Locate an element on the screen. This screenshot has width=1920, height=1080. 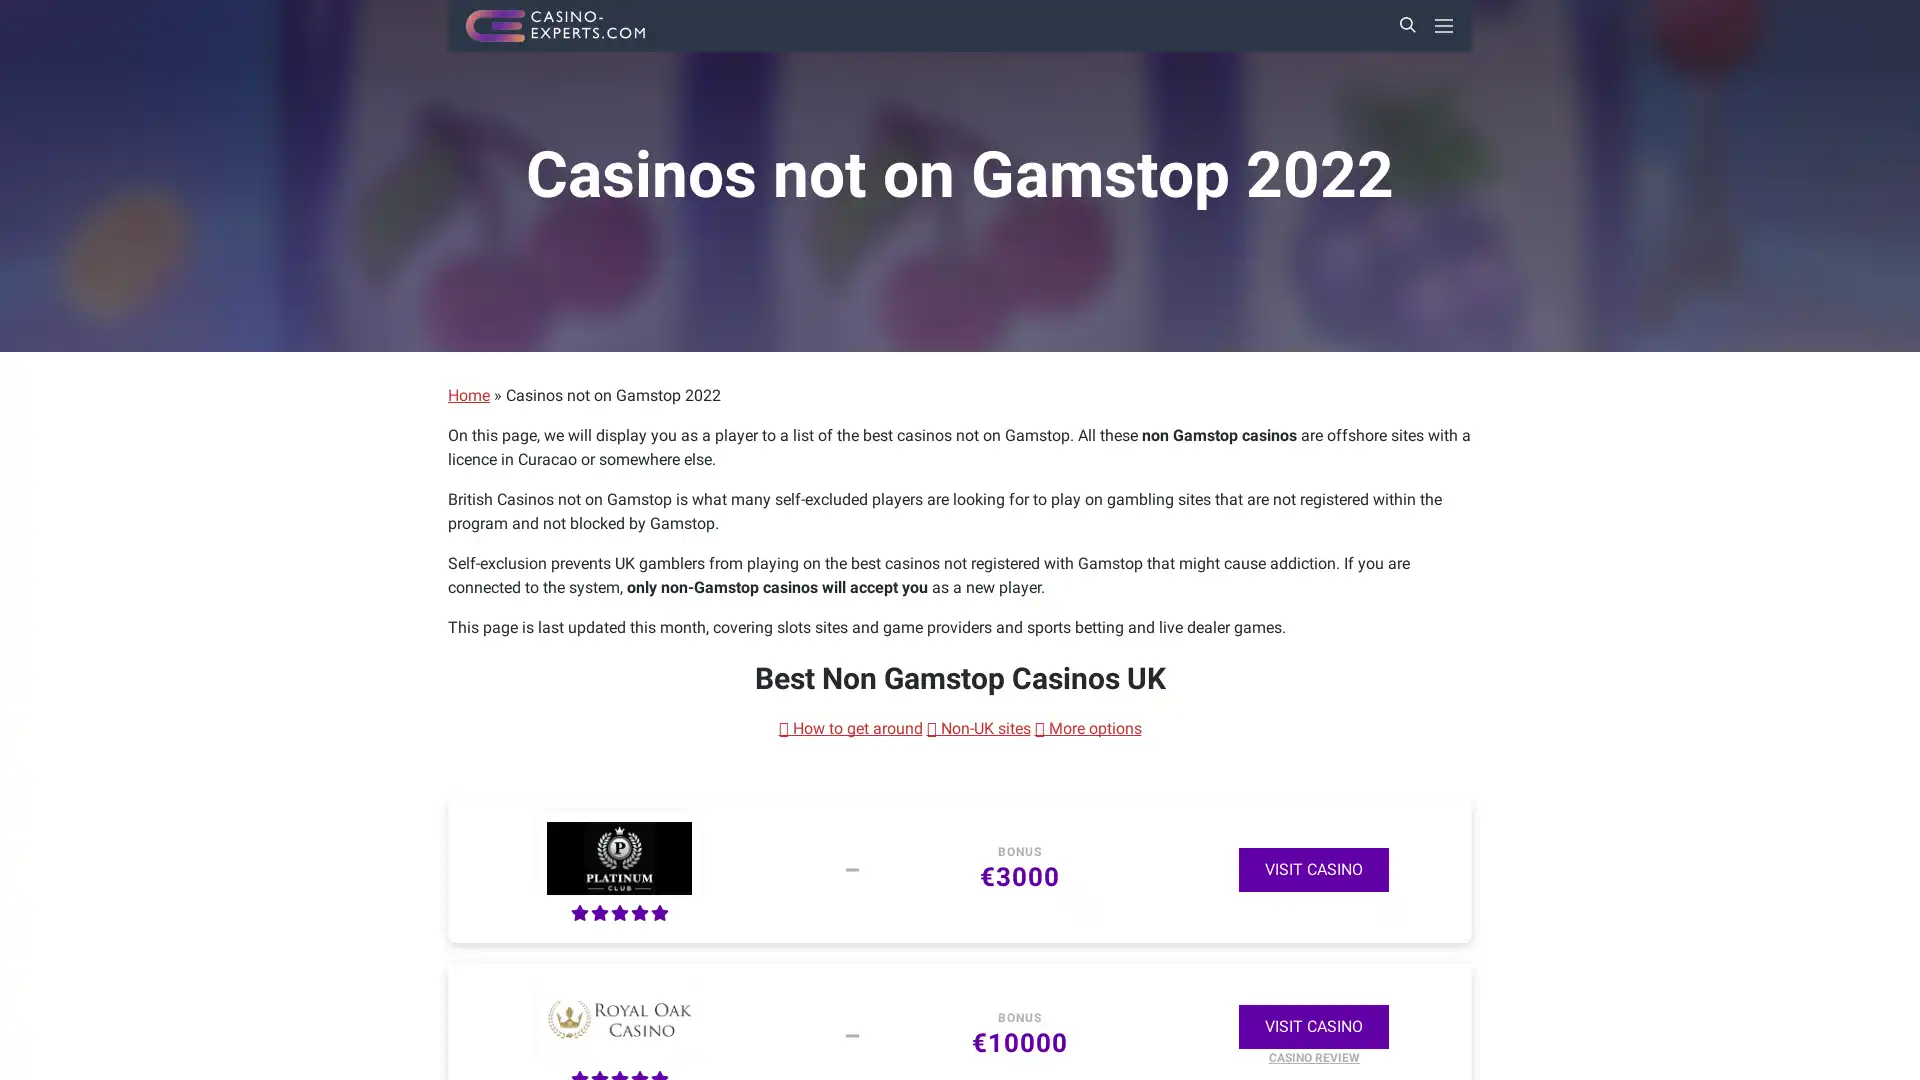
Search is located at coordinates (1406, 24).